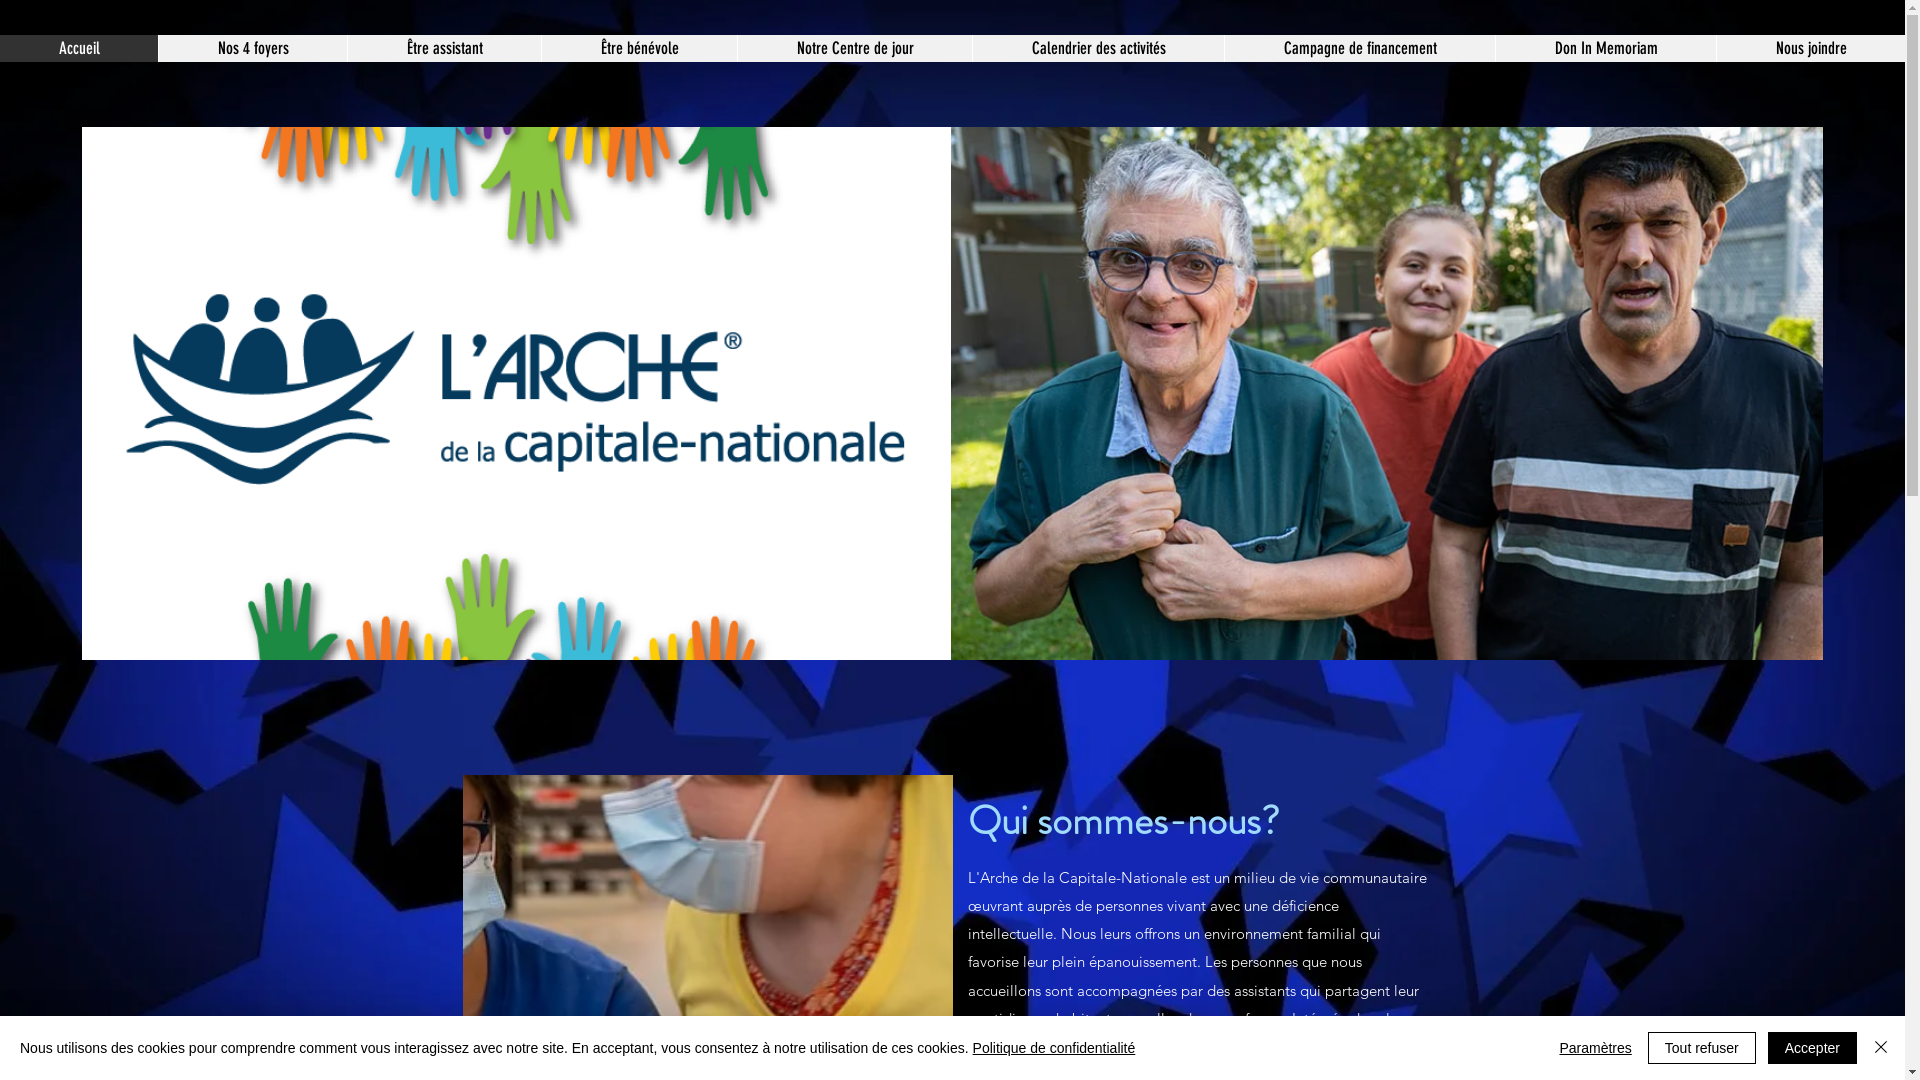 The width and height of the screenshot is (1920, 1080). I want to click on 'Nos 4 foyers', so click(251, 47).